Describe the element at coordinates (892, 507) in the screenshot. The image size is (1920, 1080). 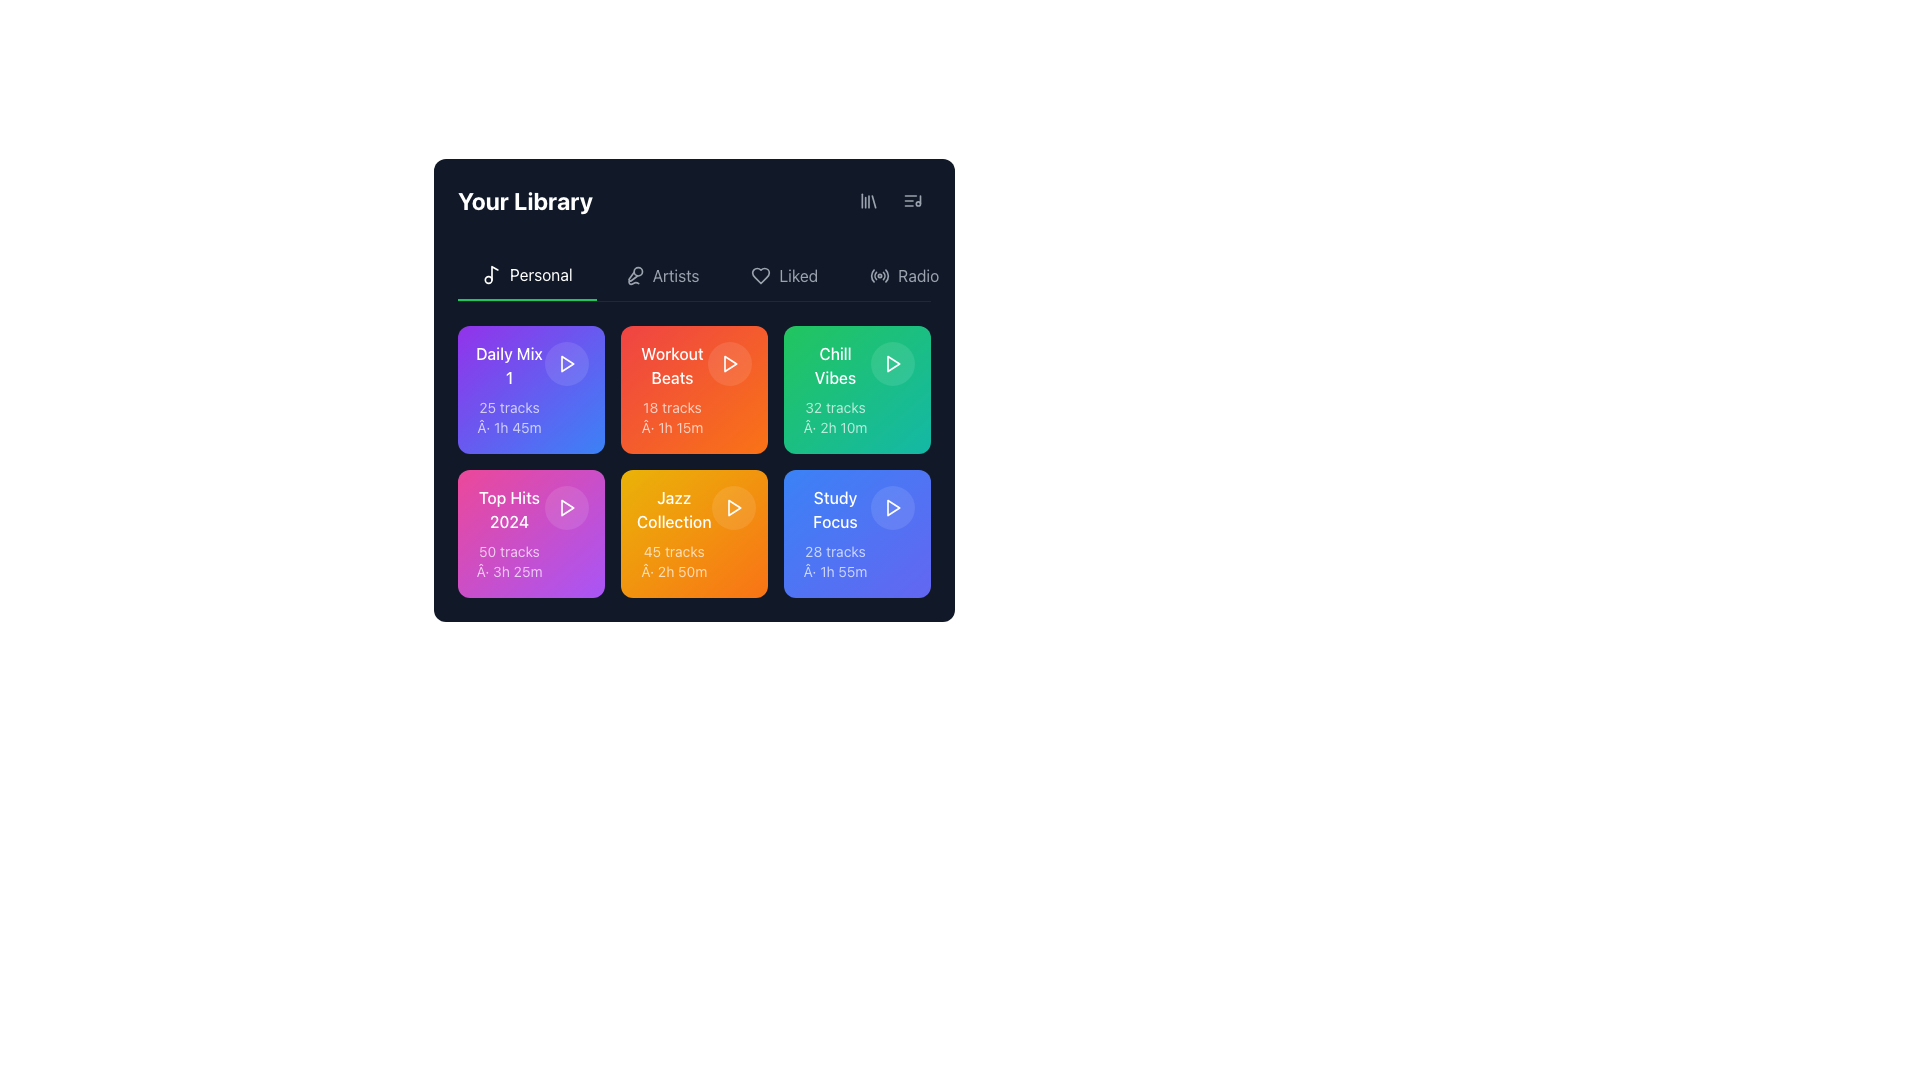
I see `the play button icon, which is a right-pointing triangle located within the blue 'Study Focus' card` at that location.